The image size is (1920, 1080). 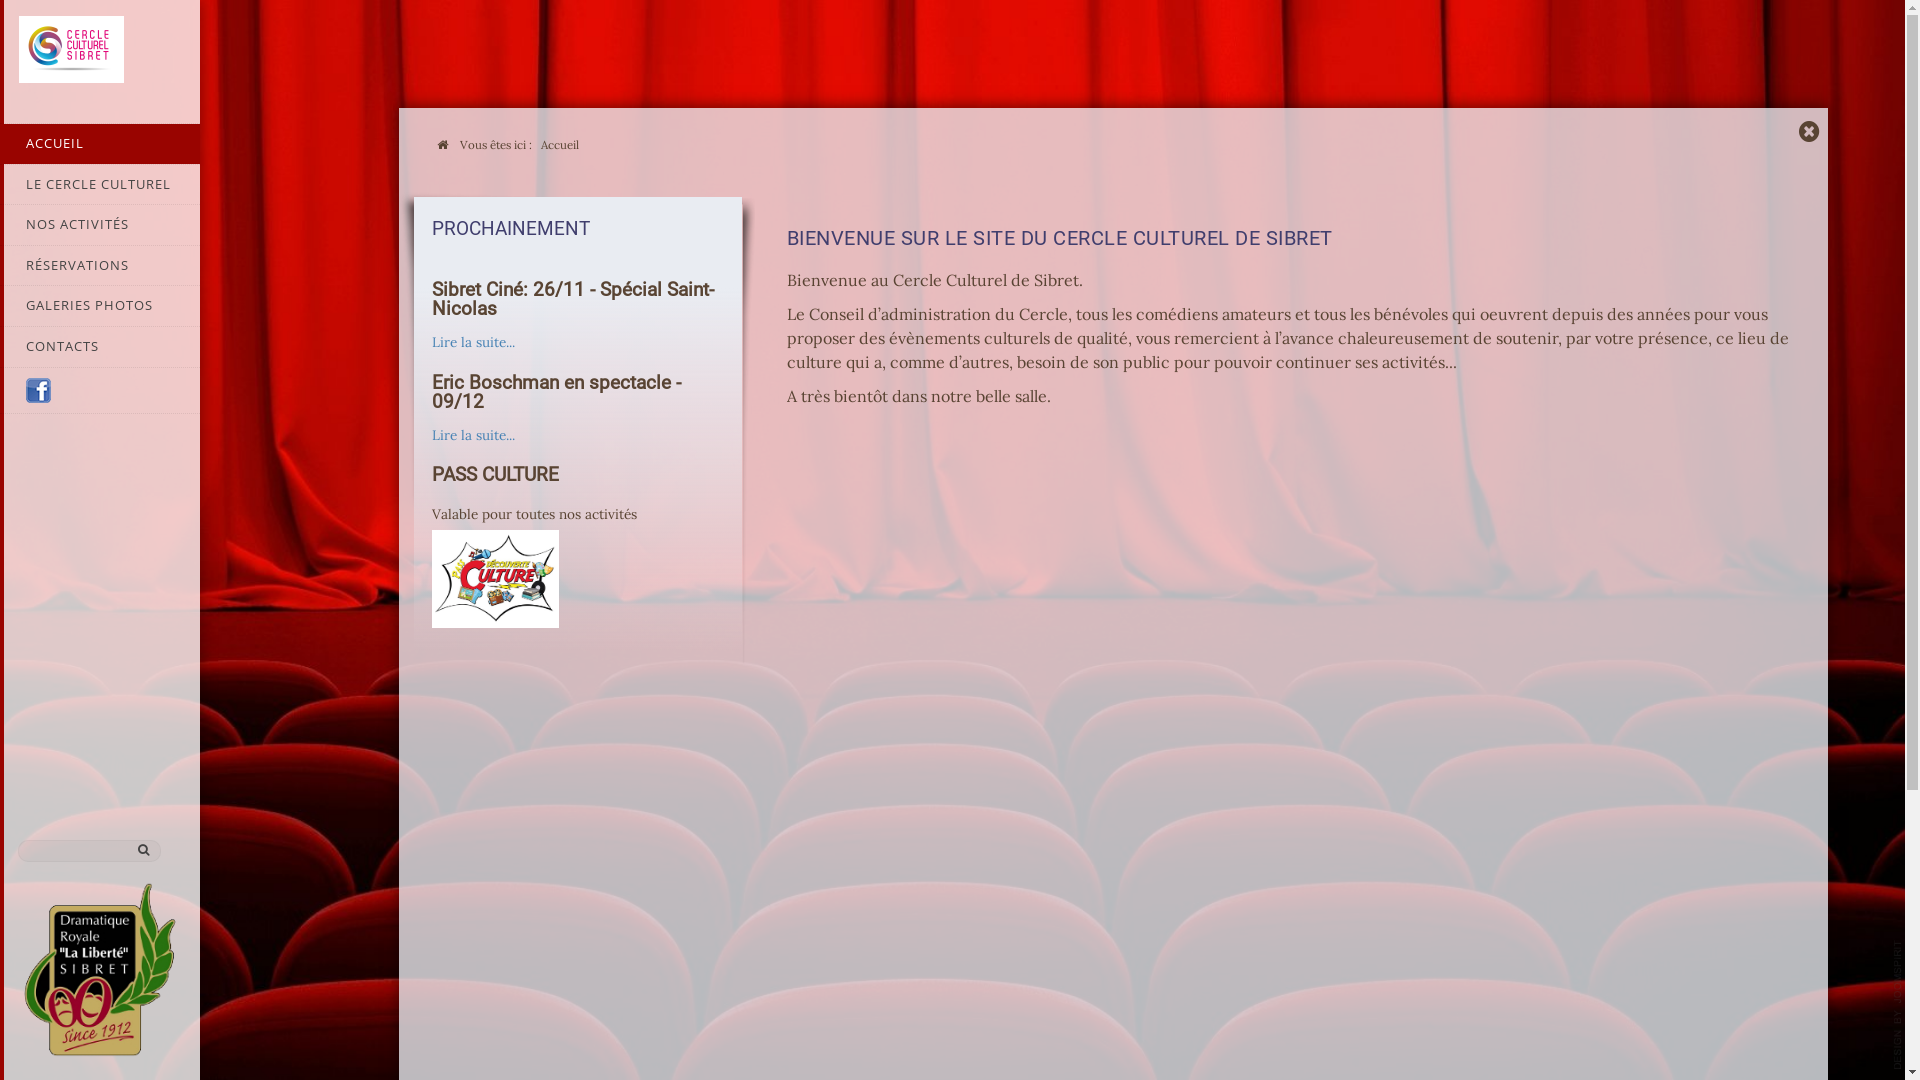 What do you see at coordinates (472, 341) in the screenshot?
I see `'Lire la suite...'` at bounding box center [472, 341].